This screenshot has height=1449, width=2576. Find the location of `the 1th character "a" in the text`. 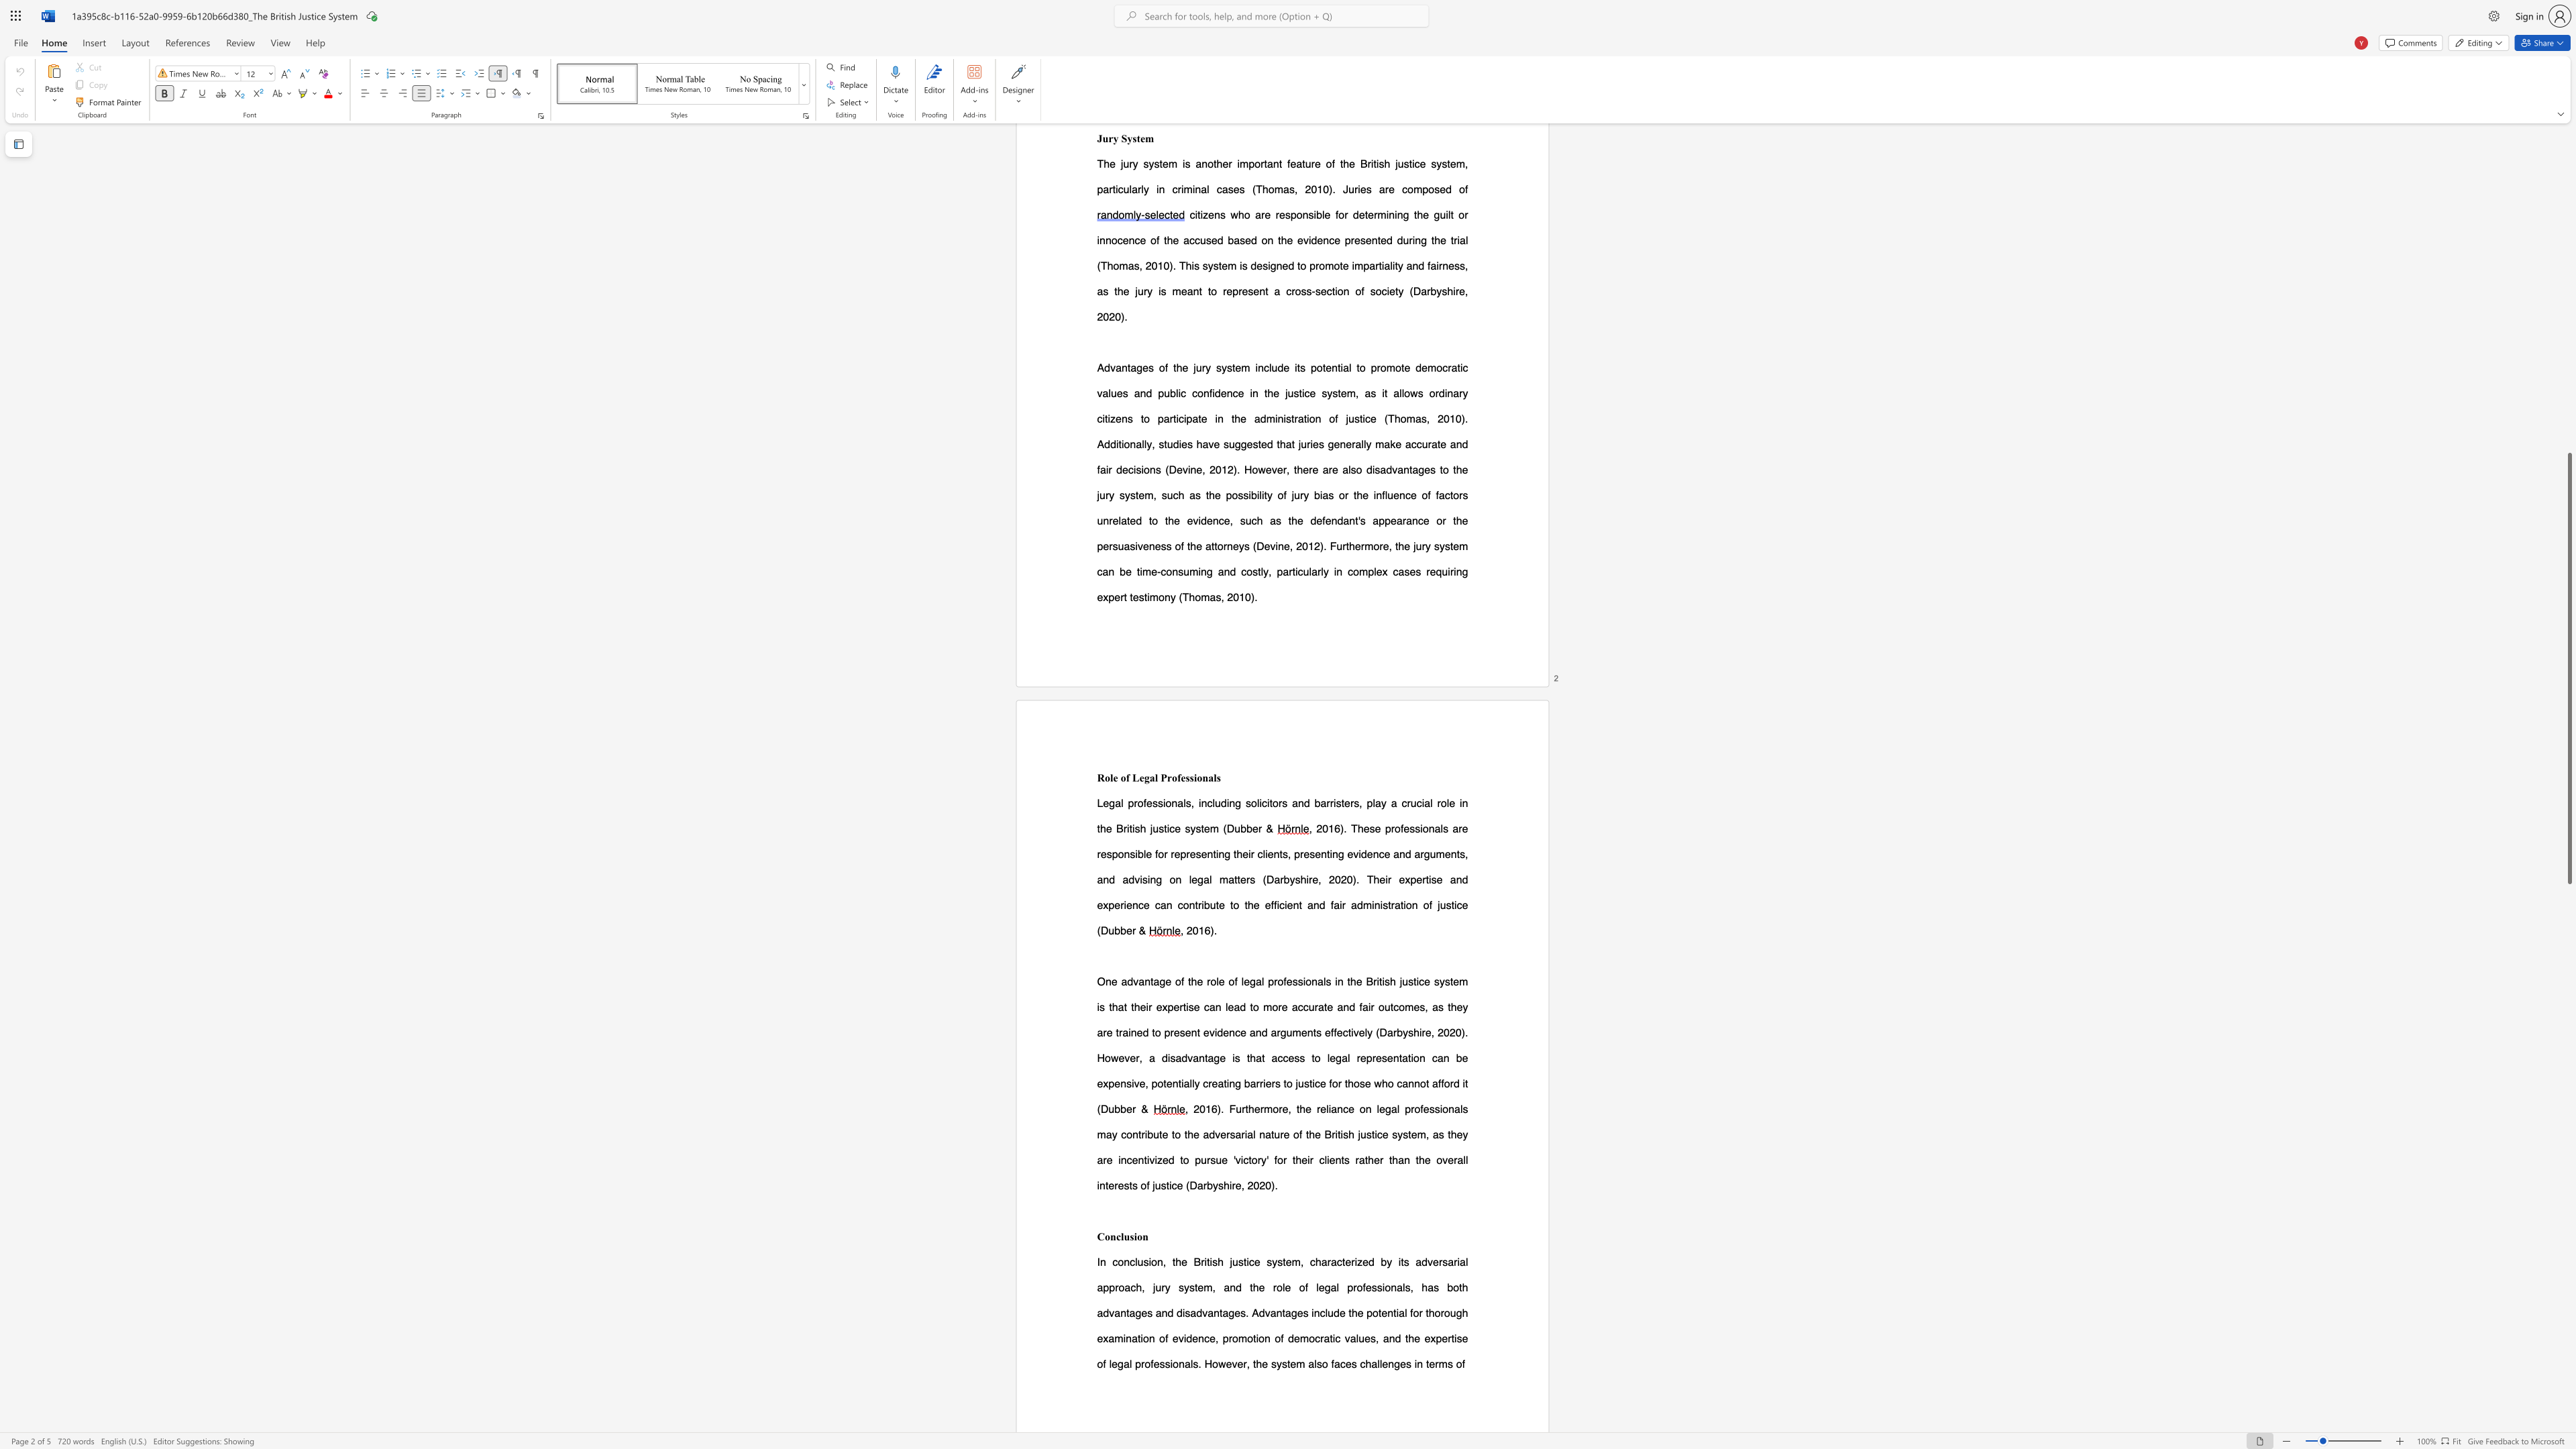

the 1th character "a" in the text is located at coordinates (1150, 776).